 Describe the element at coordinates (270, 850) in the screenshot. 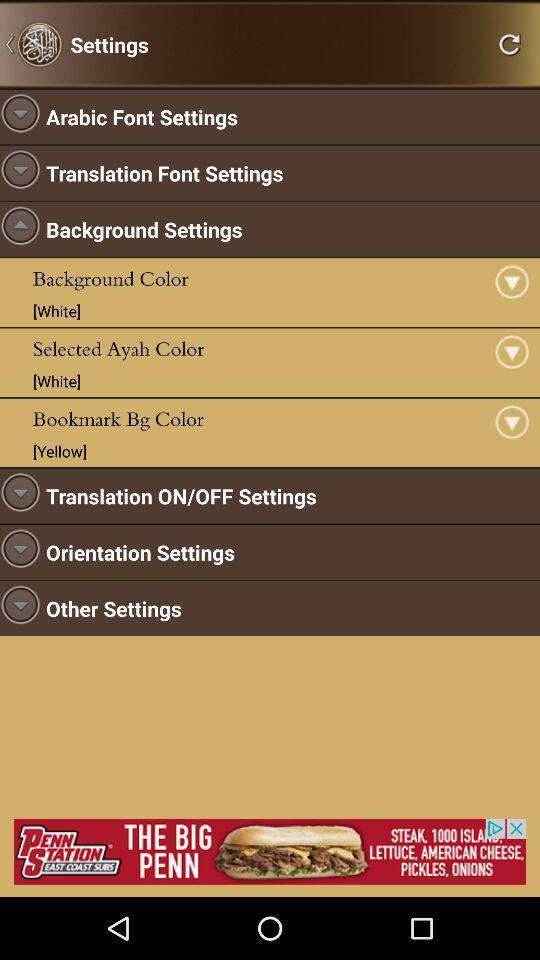

I see `advertisement` at that location.